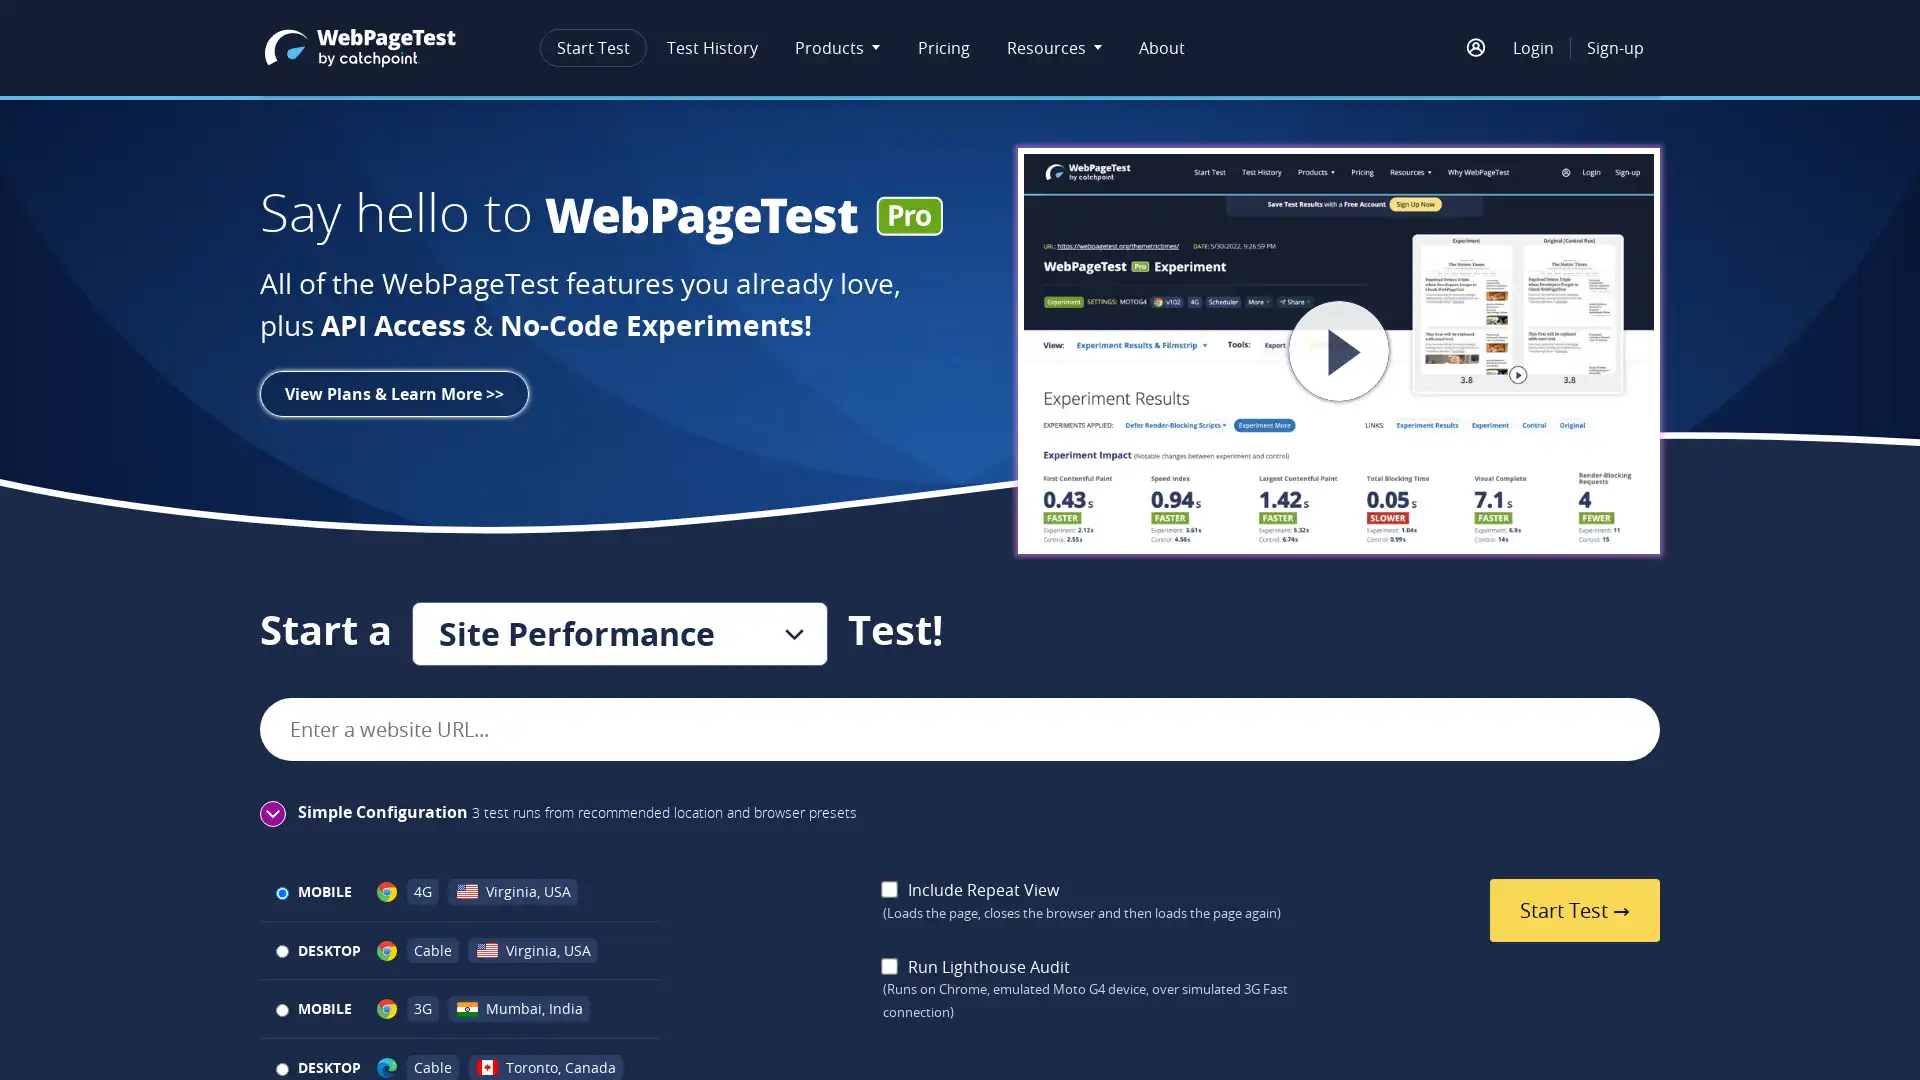 This screenshot has width=1920, height=1080. Describe the element at coordinates (1261, 350) in the screenshot. I see `Play/Pause Video` at that location.